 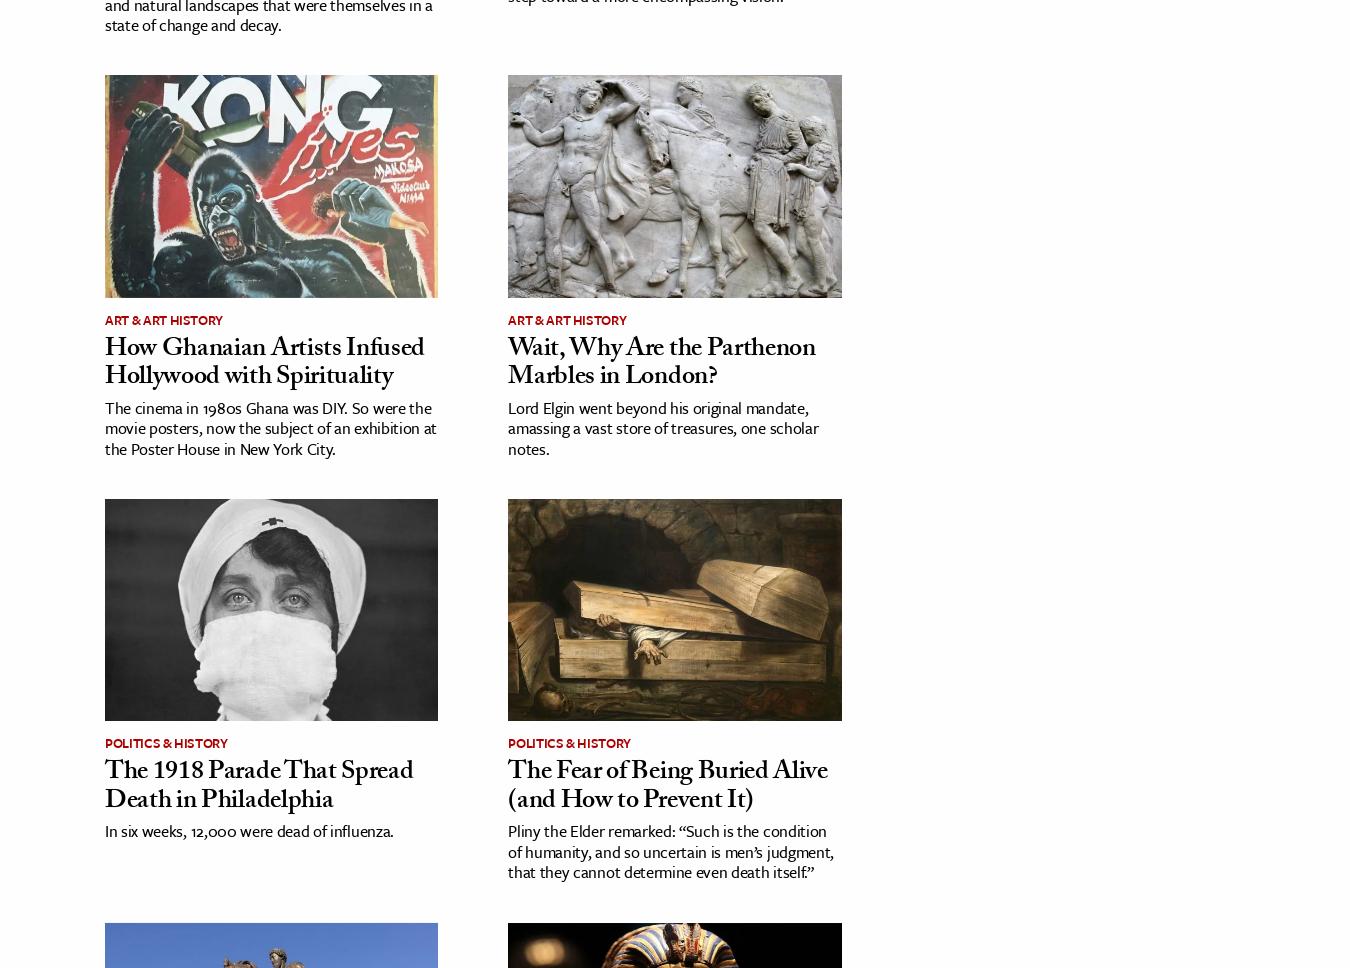 What do you see at coordinates (247, 831) in the screenshot?
I see `'In six weeks, 12,000 were dead of influenza.'` at bounding box center [247, 831].